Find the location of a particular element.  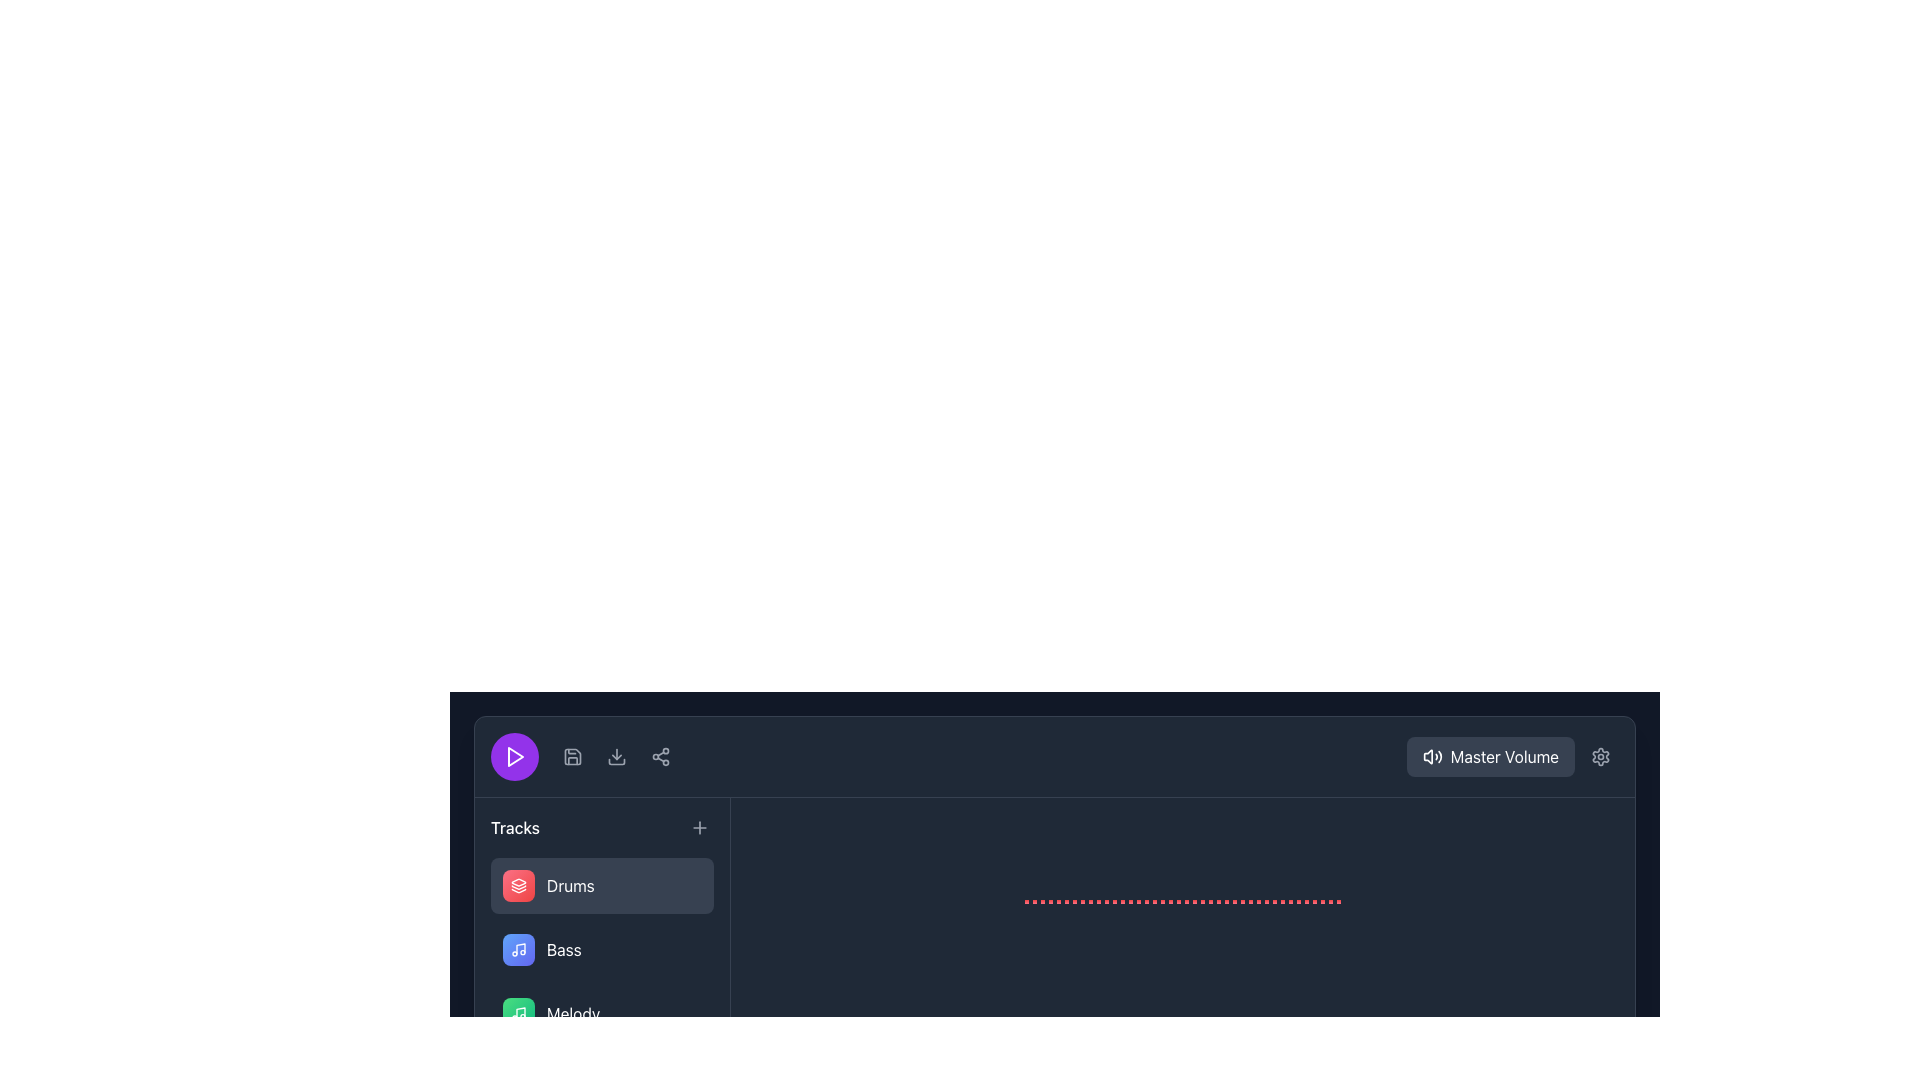

the save button, which is represented by a diskette symbol and is the first button in a sequence of three horizontally arranged buttons in the top-left corner of the interface is located at coordinates (571, 756).